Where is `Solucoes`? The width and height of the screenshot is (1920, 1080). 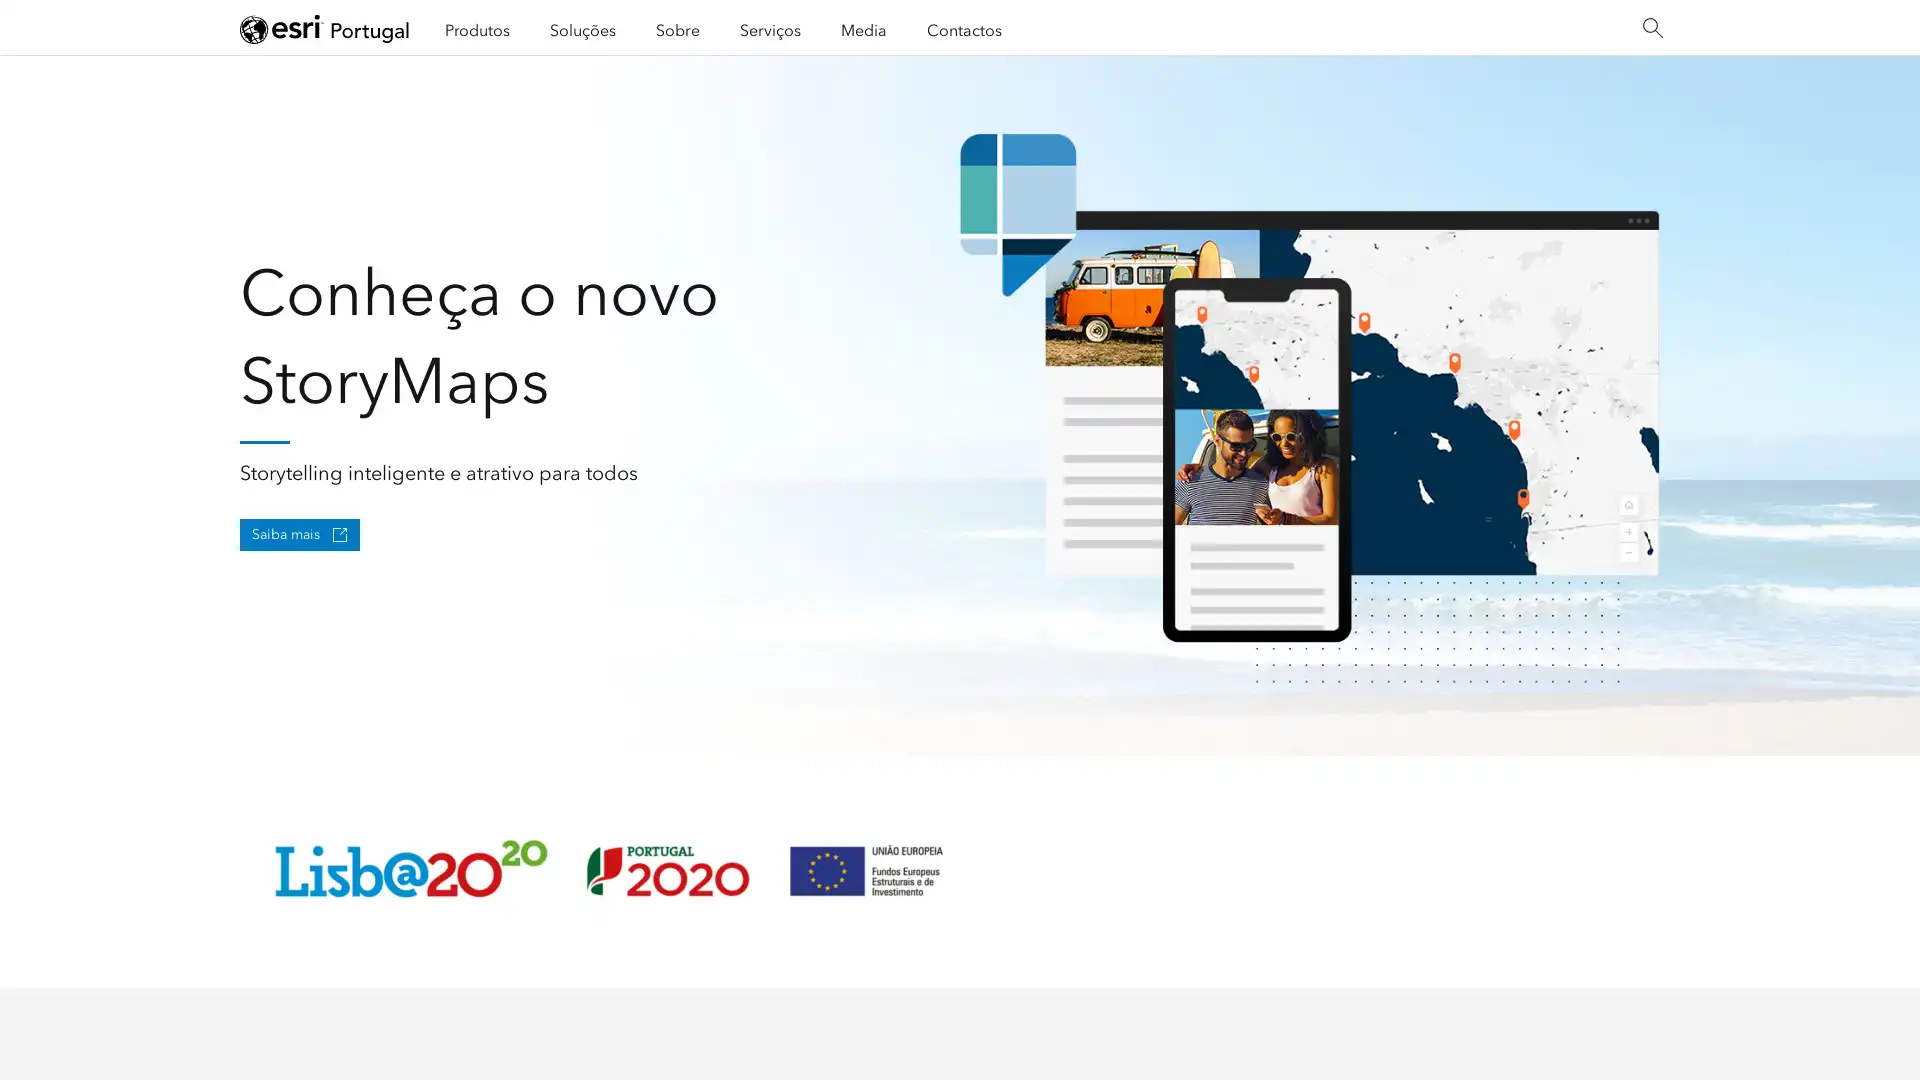
Solucoes is located at coordinates (581, 27).